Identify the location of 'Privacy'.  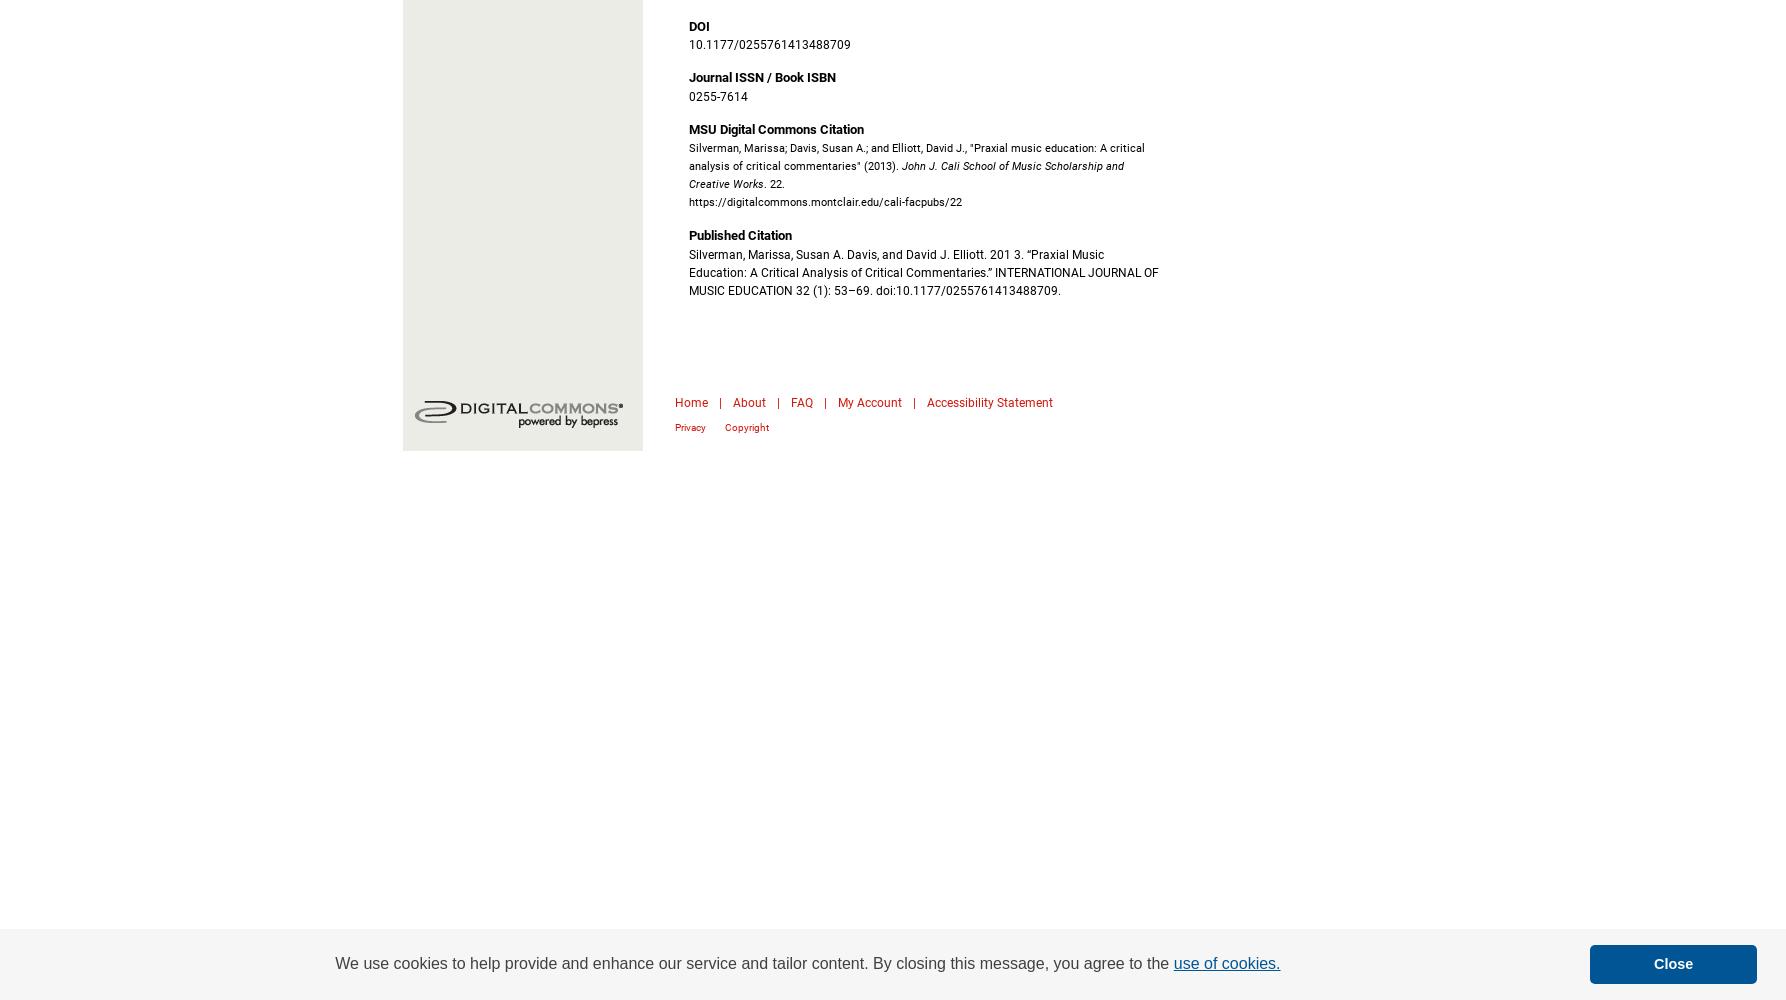
(690, 426).